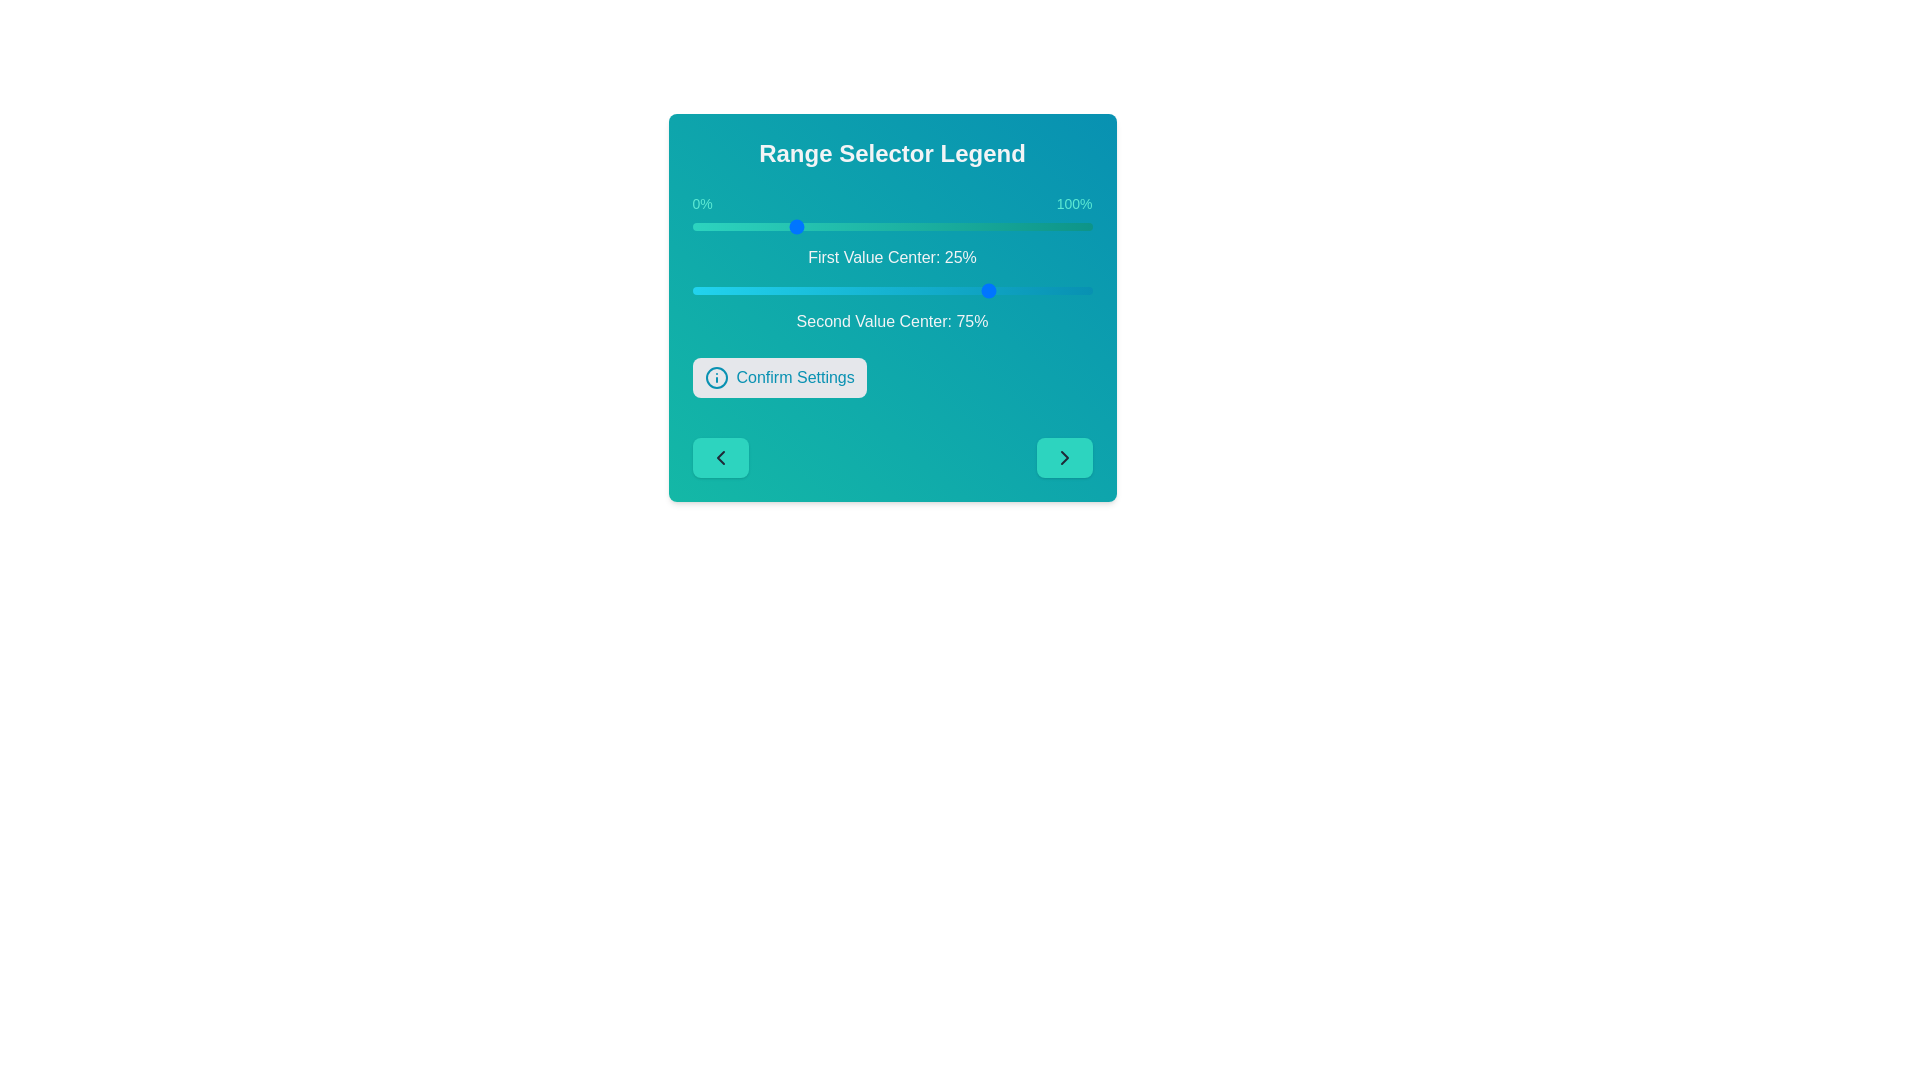 Image resolution: width=1920 pixels, height=1080 pixels. What do you see at coordinates (716, 378) in the screenshot?
I see `the circular icon with a blue outline located to the left of the 'Confirm Settings' button` at bounding box center [716, 378].